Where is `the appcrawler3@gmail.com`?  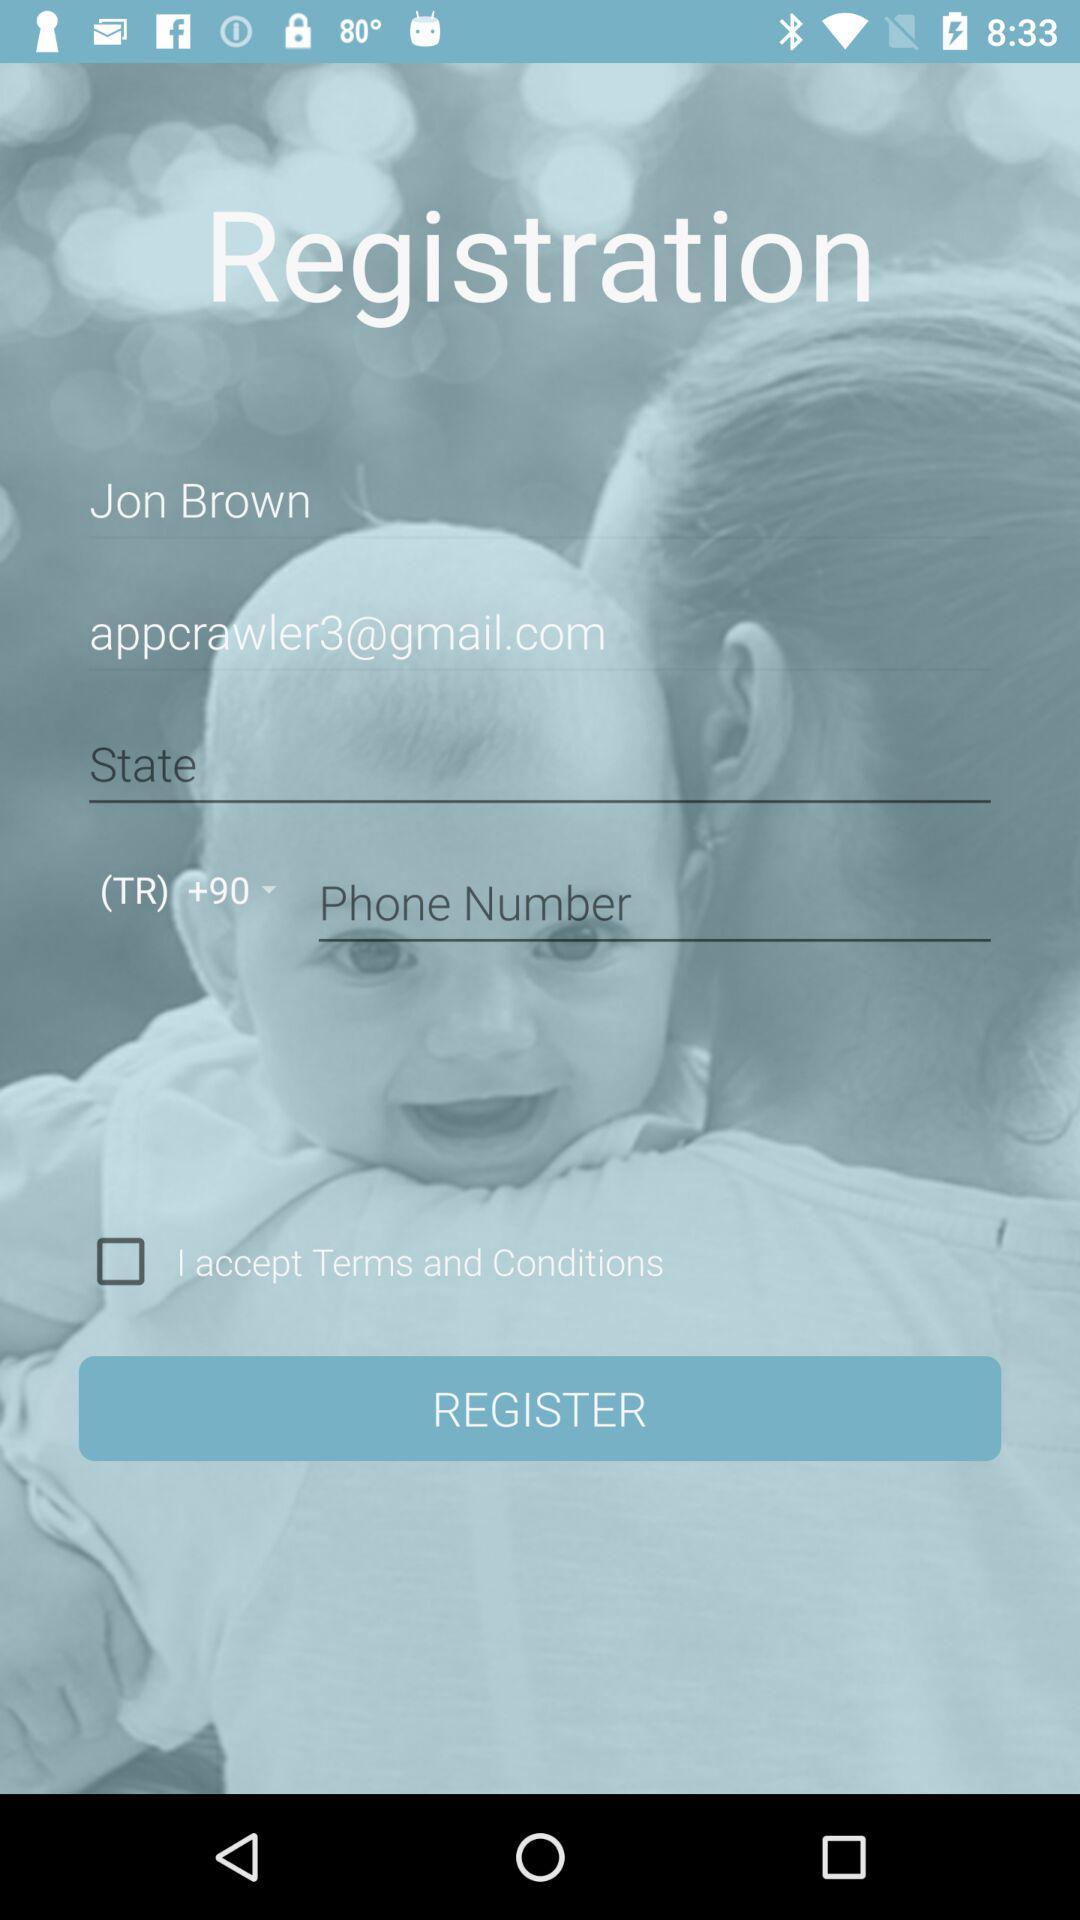
the appcrawler3@gmail.com is located at coordinates (540, 631).